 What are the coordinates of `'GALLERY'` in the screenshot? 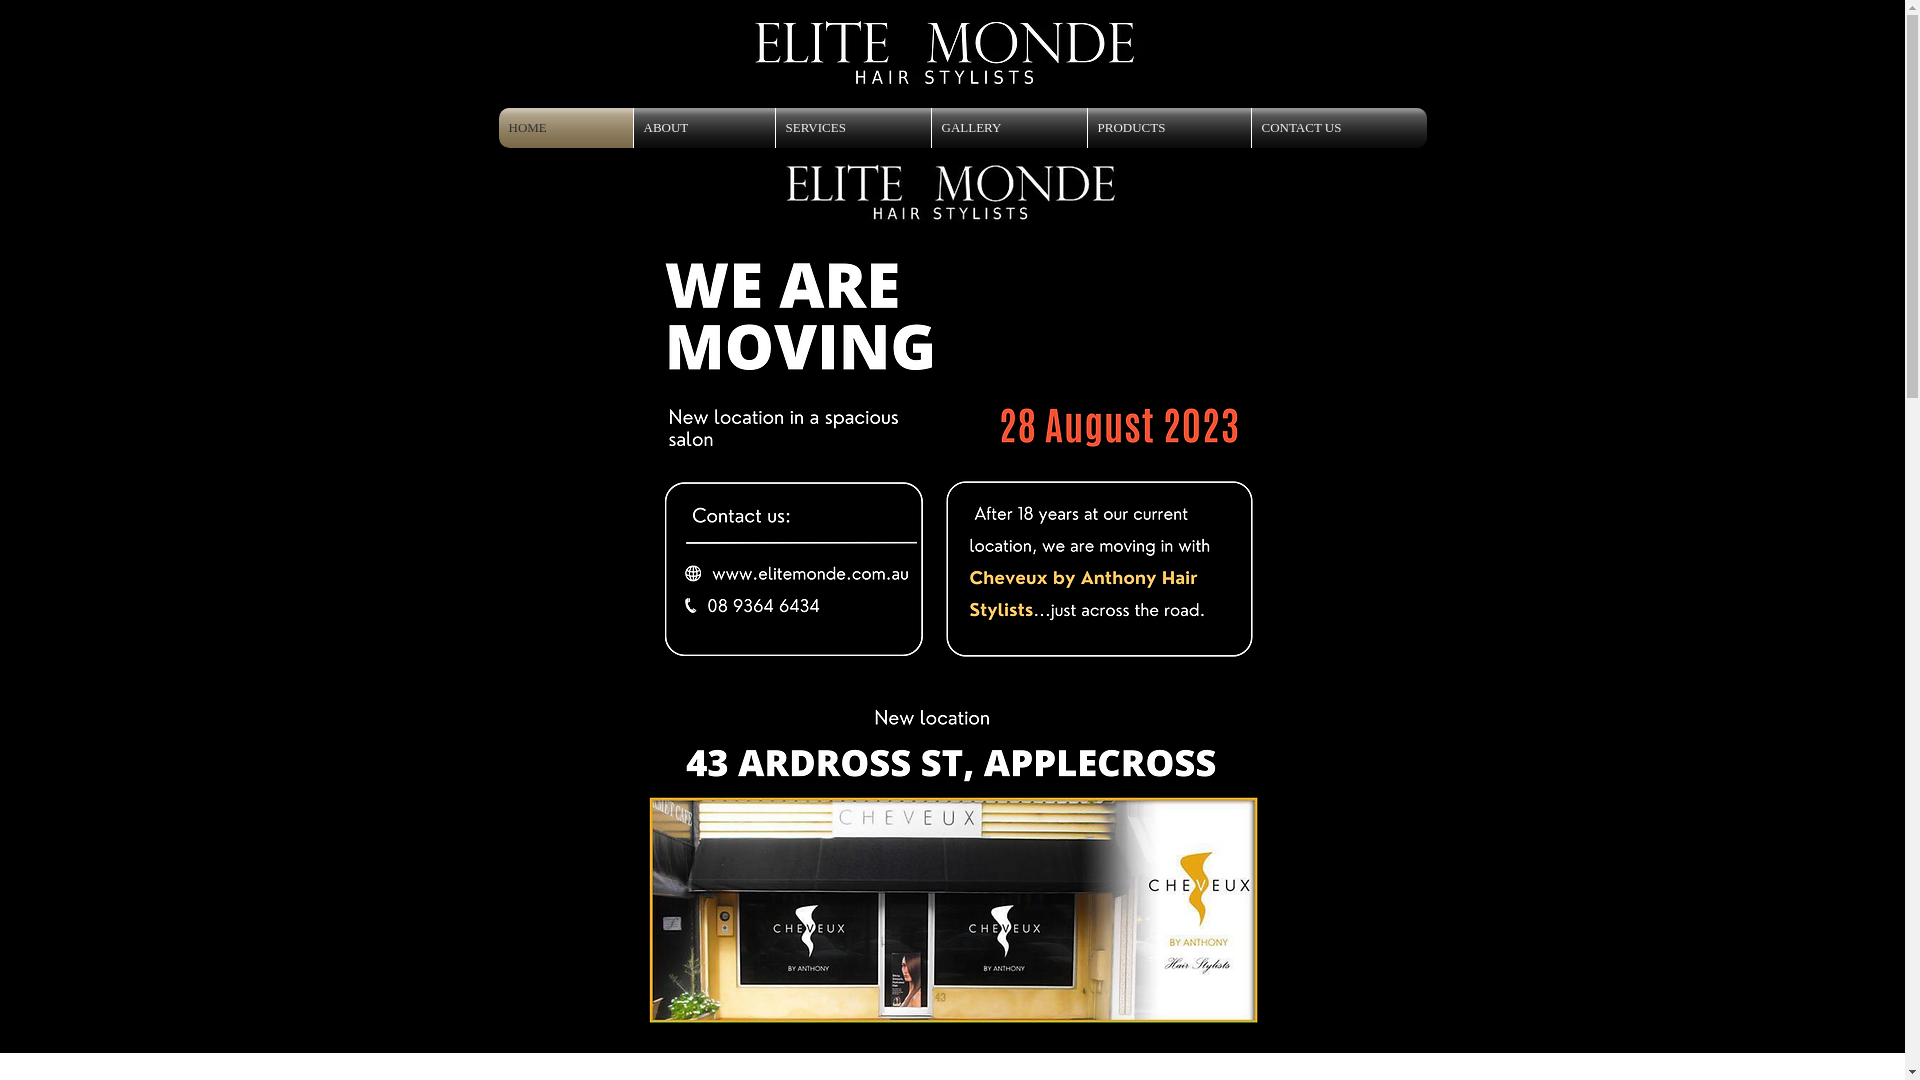 It's located at (1009, 127).